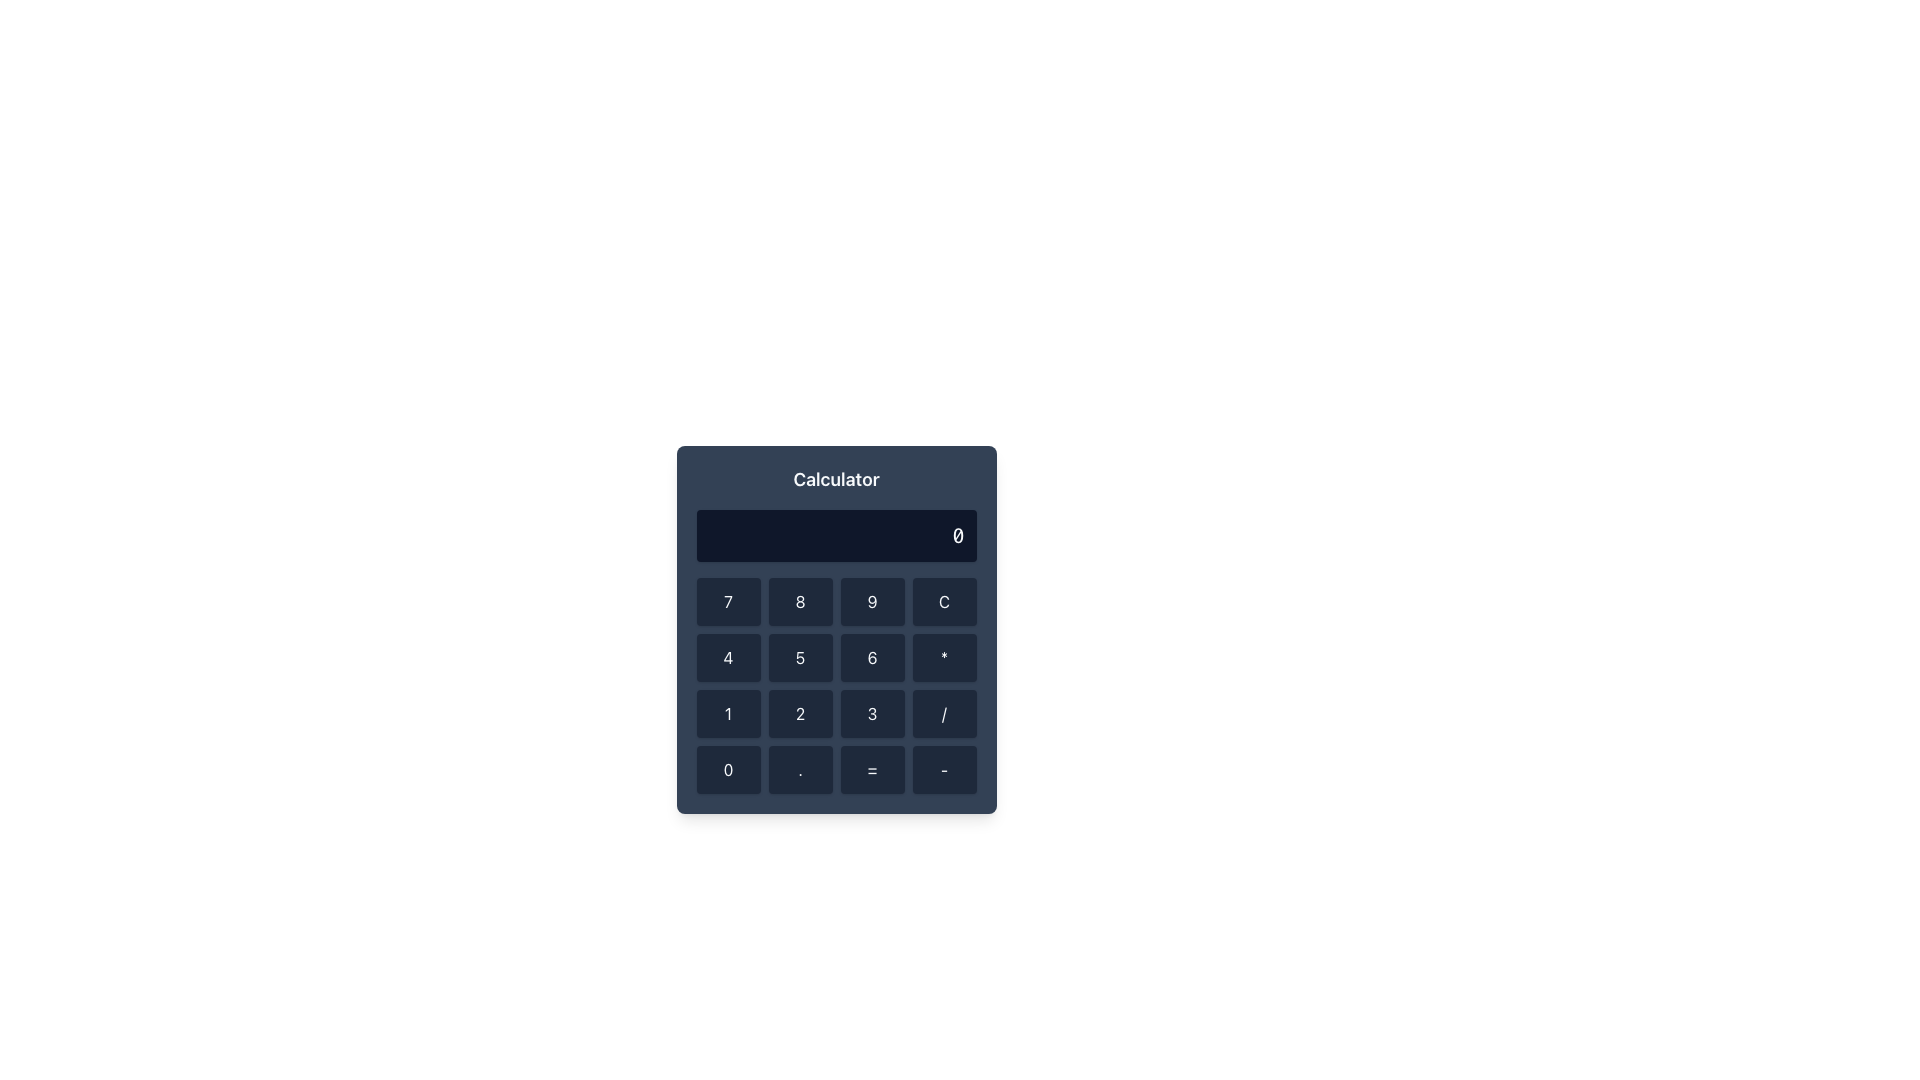 This screenshot has height=1080, width=1920. What do you see at coordinates (800, 712) in the screenshot?
I see `the button displaying the digit '2', which has a dark slate-blue background and is the second button in the third row of a grid layout, to input the number` at bounding box center [800, 712].